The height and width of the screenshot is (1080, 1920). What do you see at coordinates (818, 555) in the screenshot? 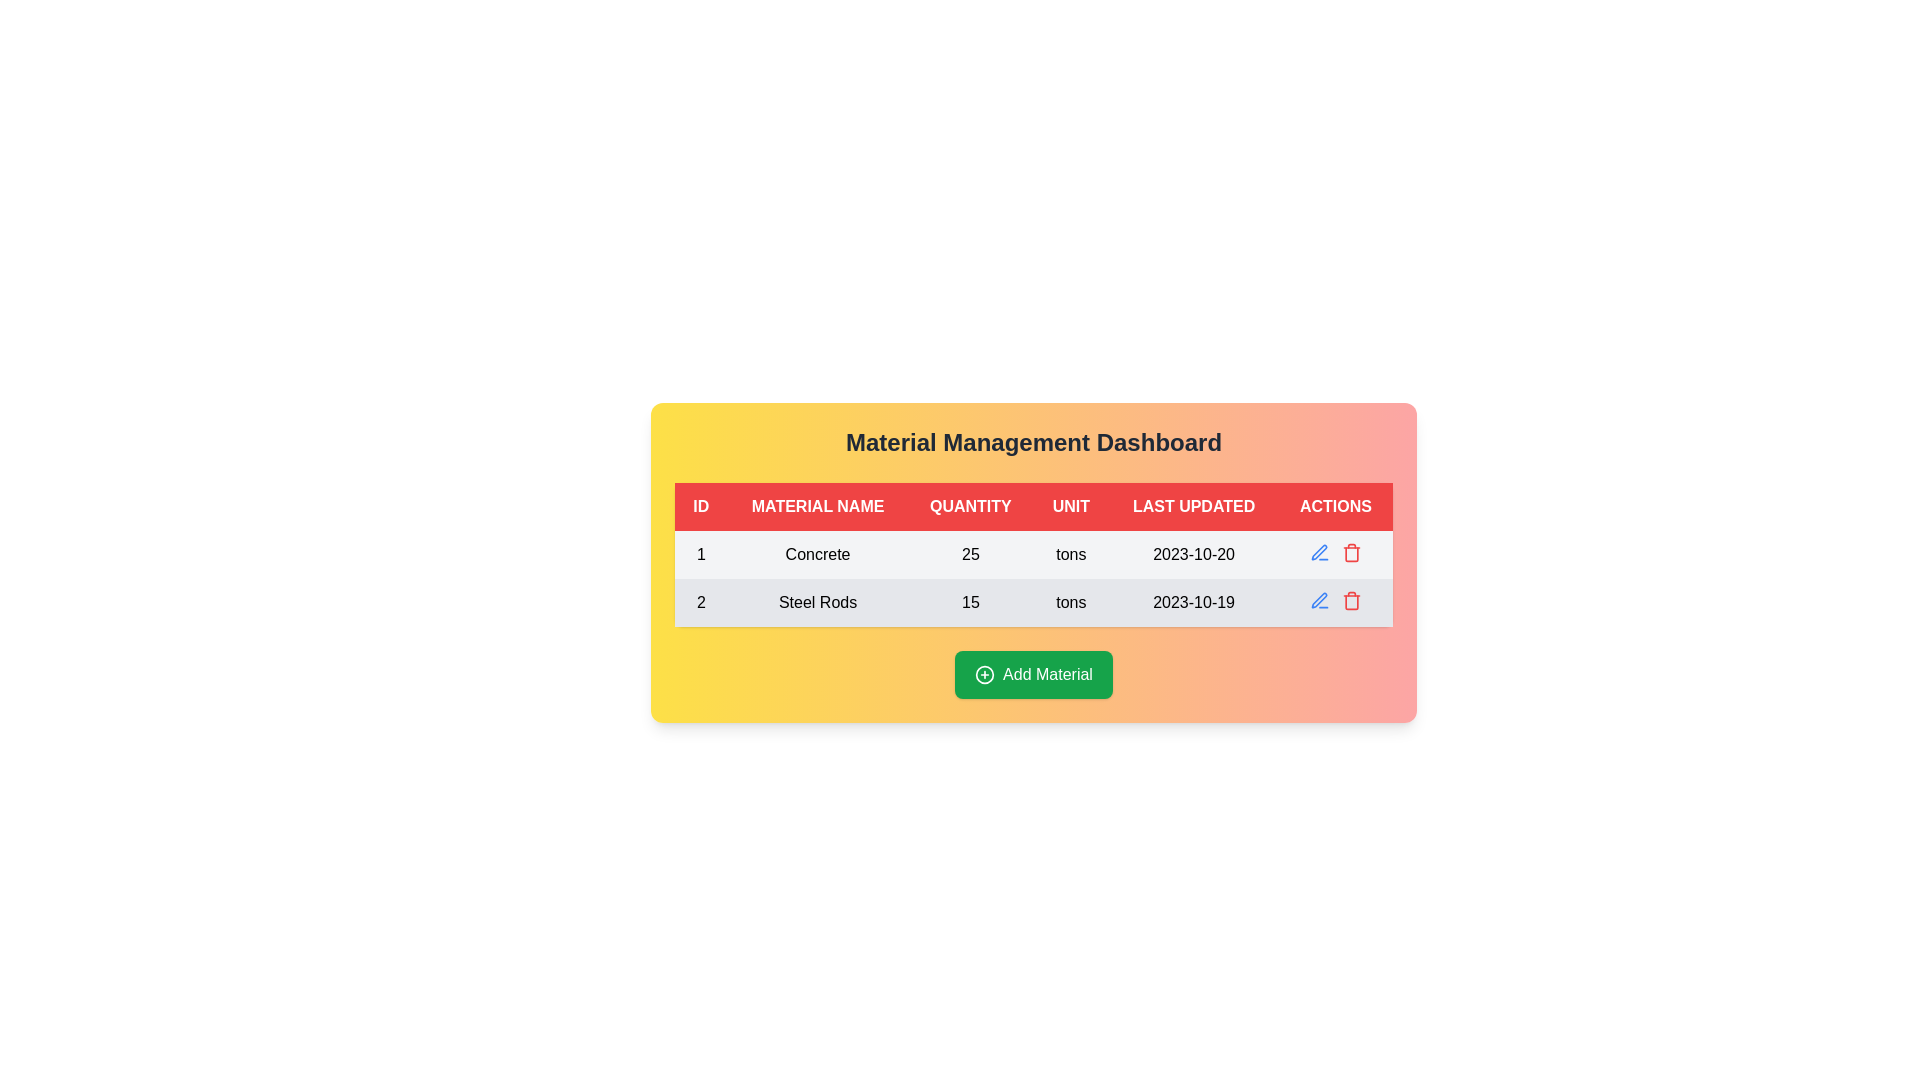
I see `the Text Label representing the material name in the second column of the first row of the data table, which is adjacent to the numeric value '1' and the quantity value '25'` at bounding box center [818, 555].